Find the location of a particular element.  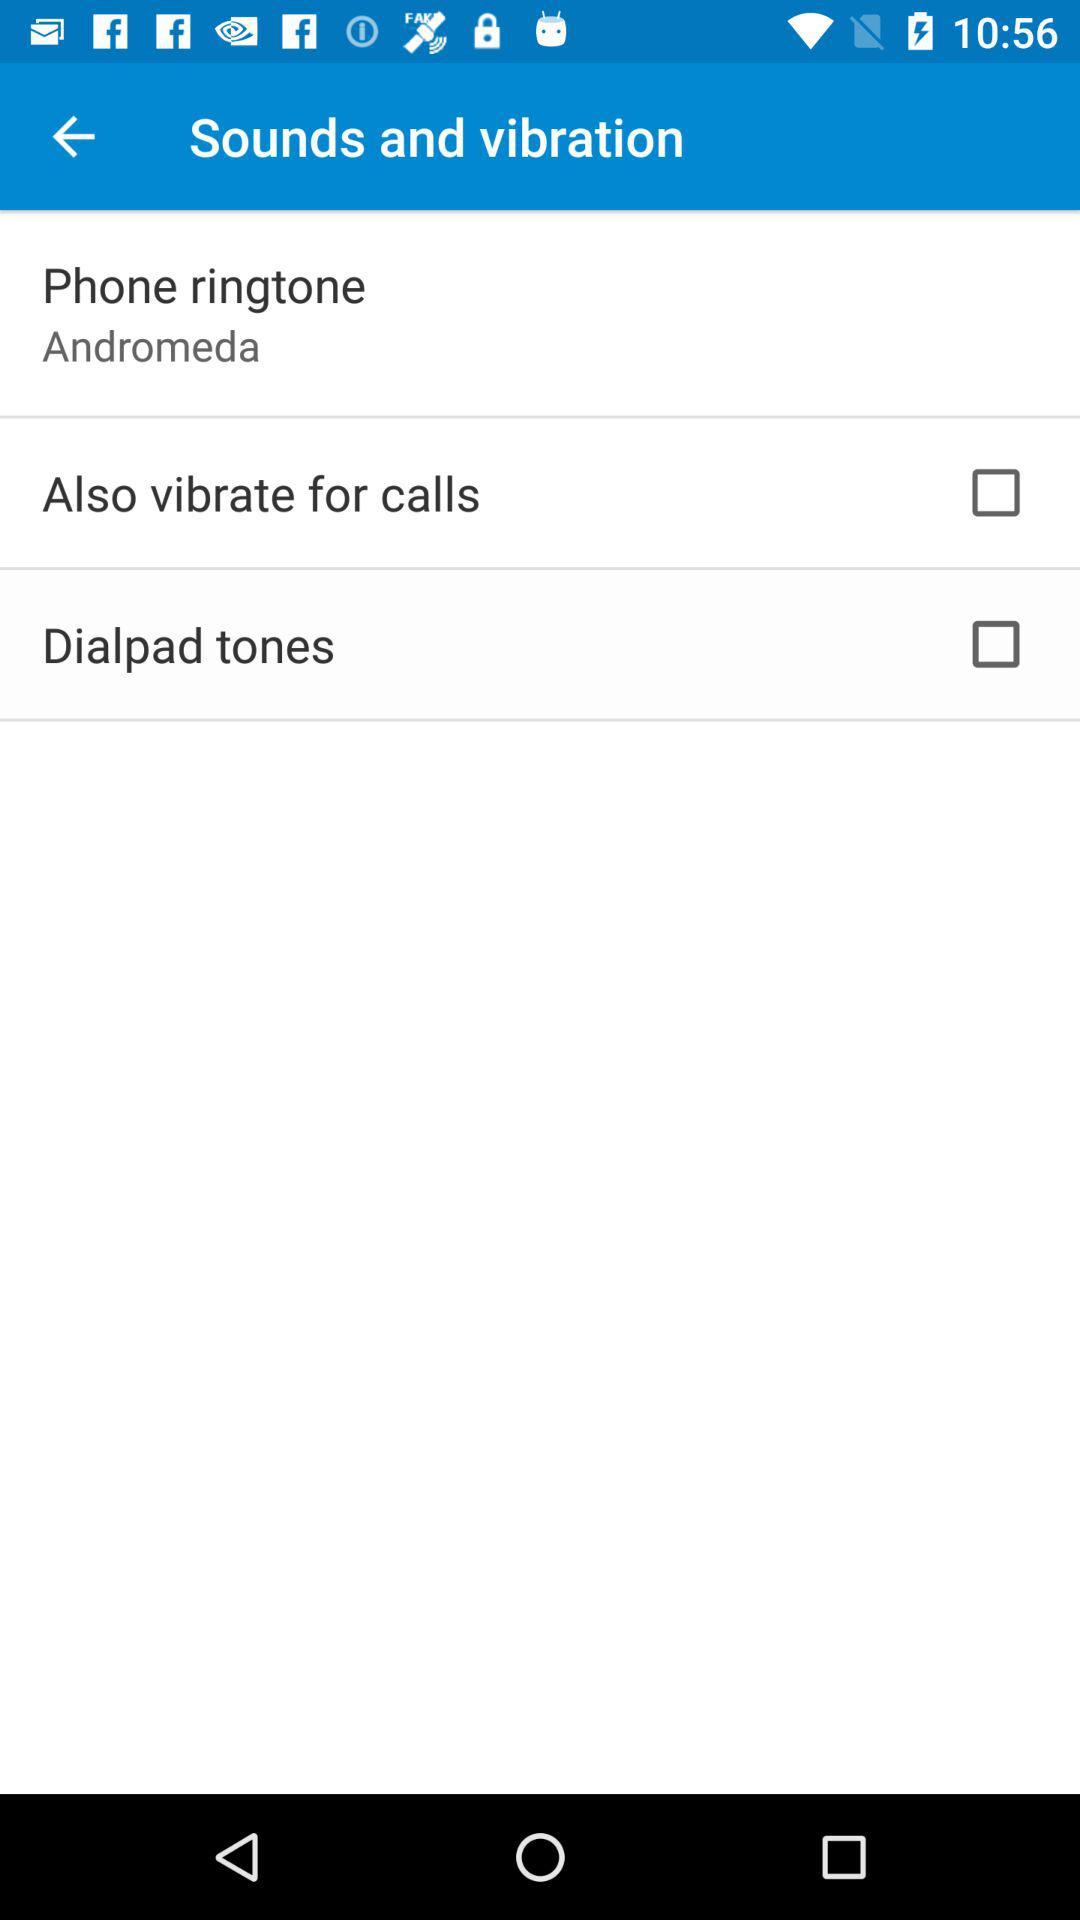

the andromeda is located at coordinates (150, 345).